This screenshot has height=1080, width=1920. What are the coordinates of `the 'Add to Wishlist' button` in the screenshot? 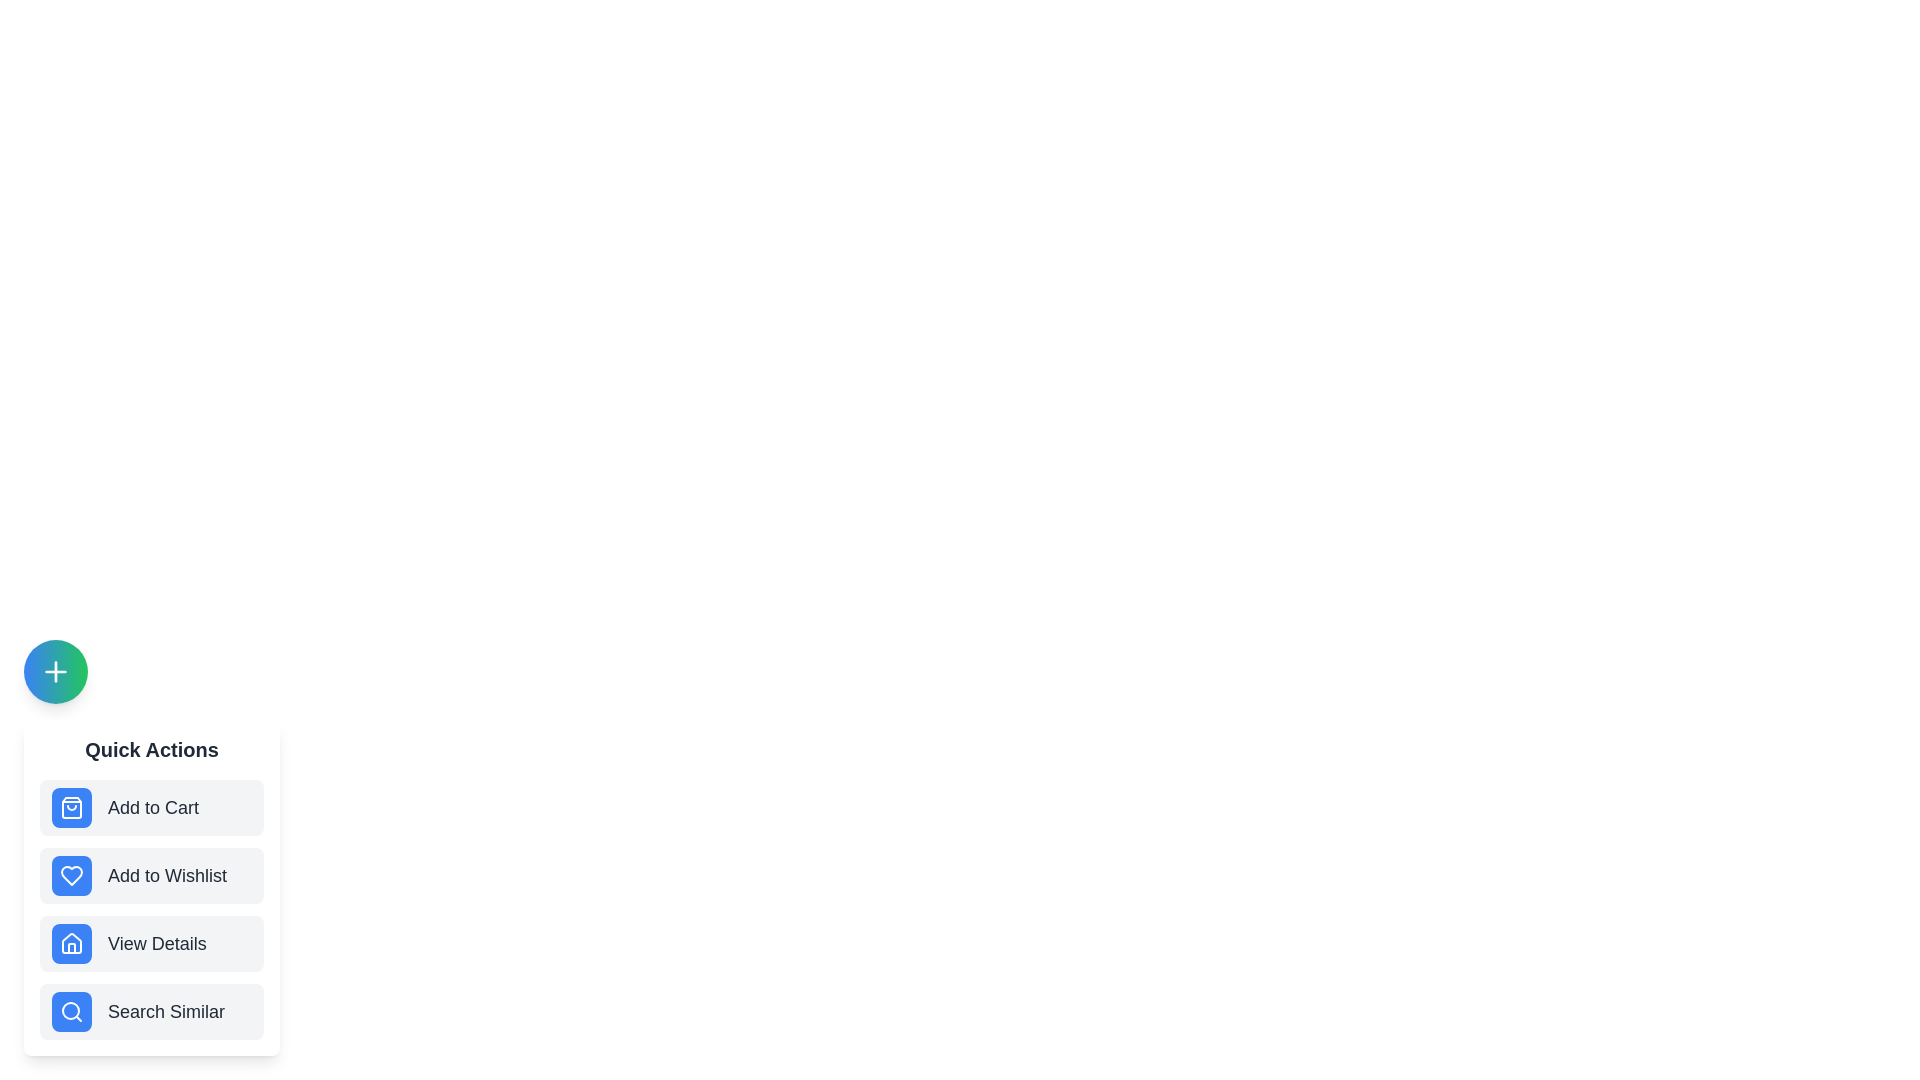 It's located at (151, 874).